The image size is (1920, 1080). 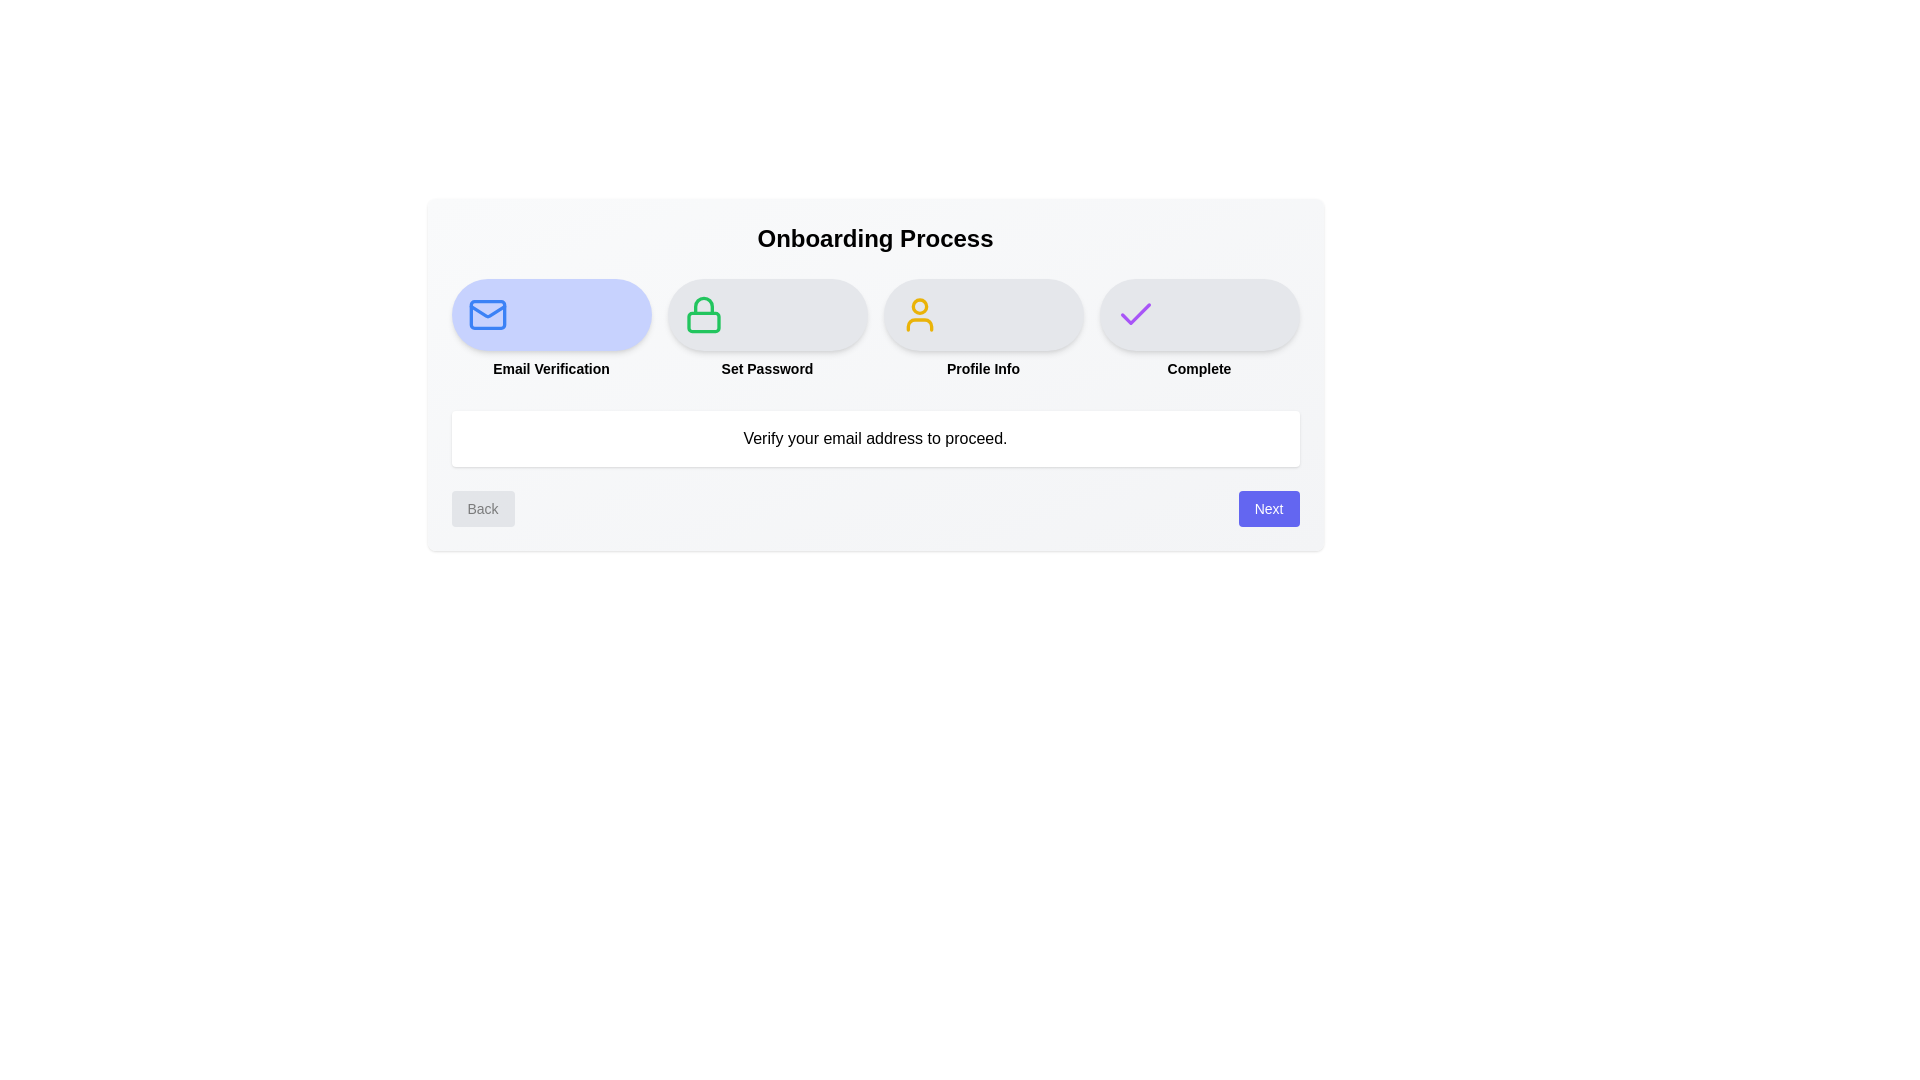 What do you see at coordinates (766, 315) in the screenshot?
I see `the step Set Password to inspect its feedback` at bounding box center [766, 315].